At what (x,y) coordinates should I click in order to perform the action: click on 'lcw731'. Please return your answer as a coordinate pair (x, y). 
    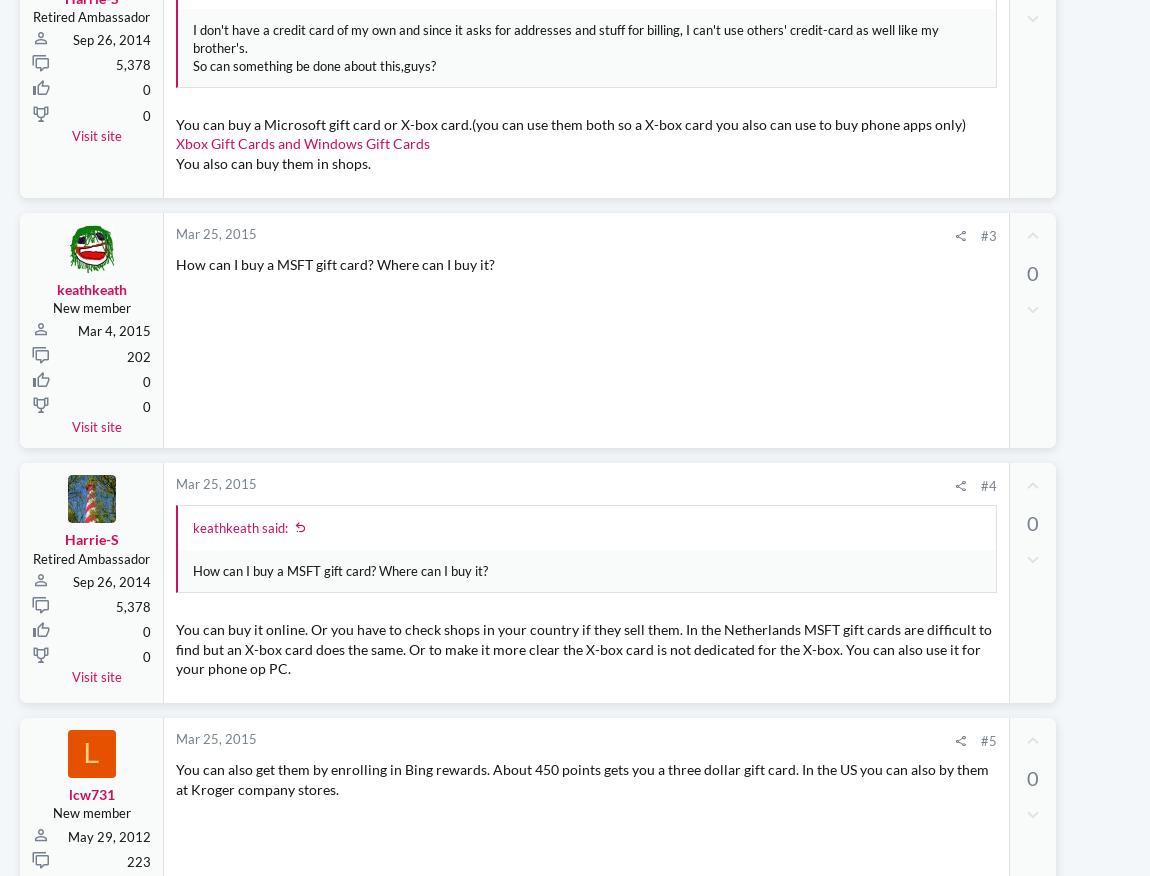
    Looking at the image, I should click on (89, 832).